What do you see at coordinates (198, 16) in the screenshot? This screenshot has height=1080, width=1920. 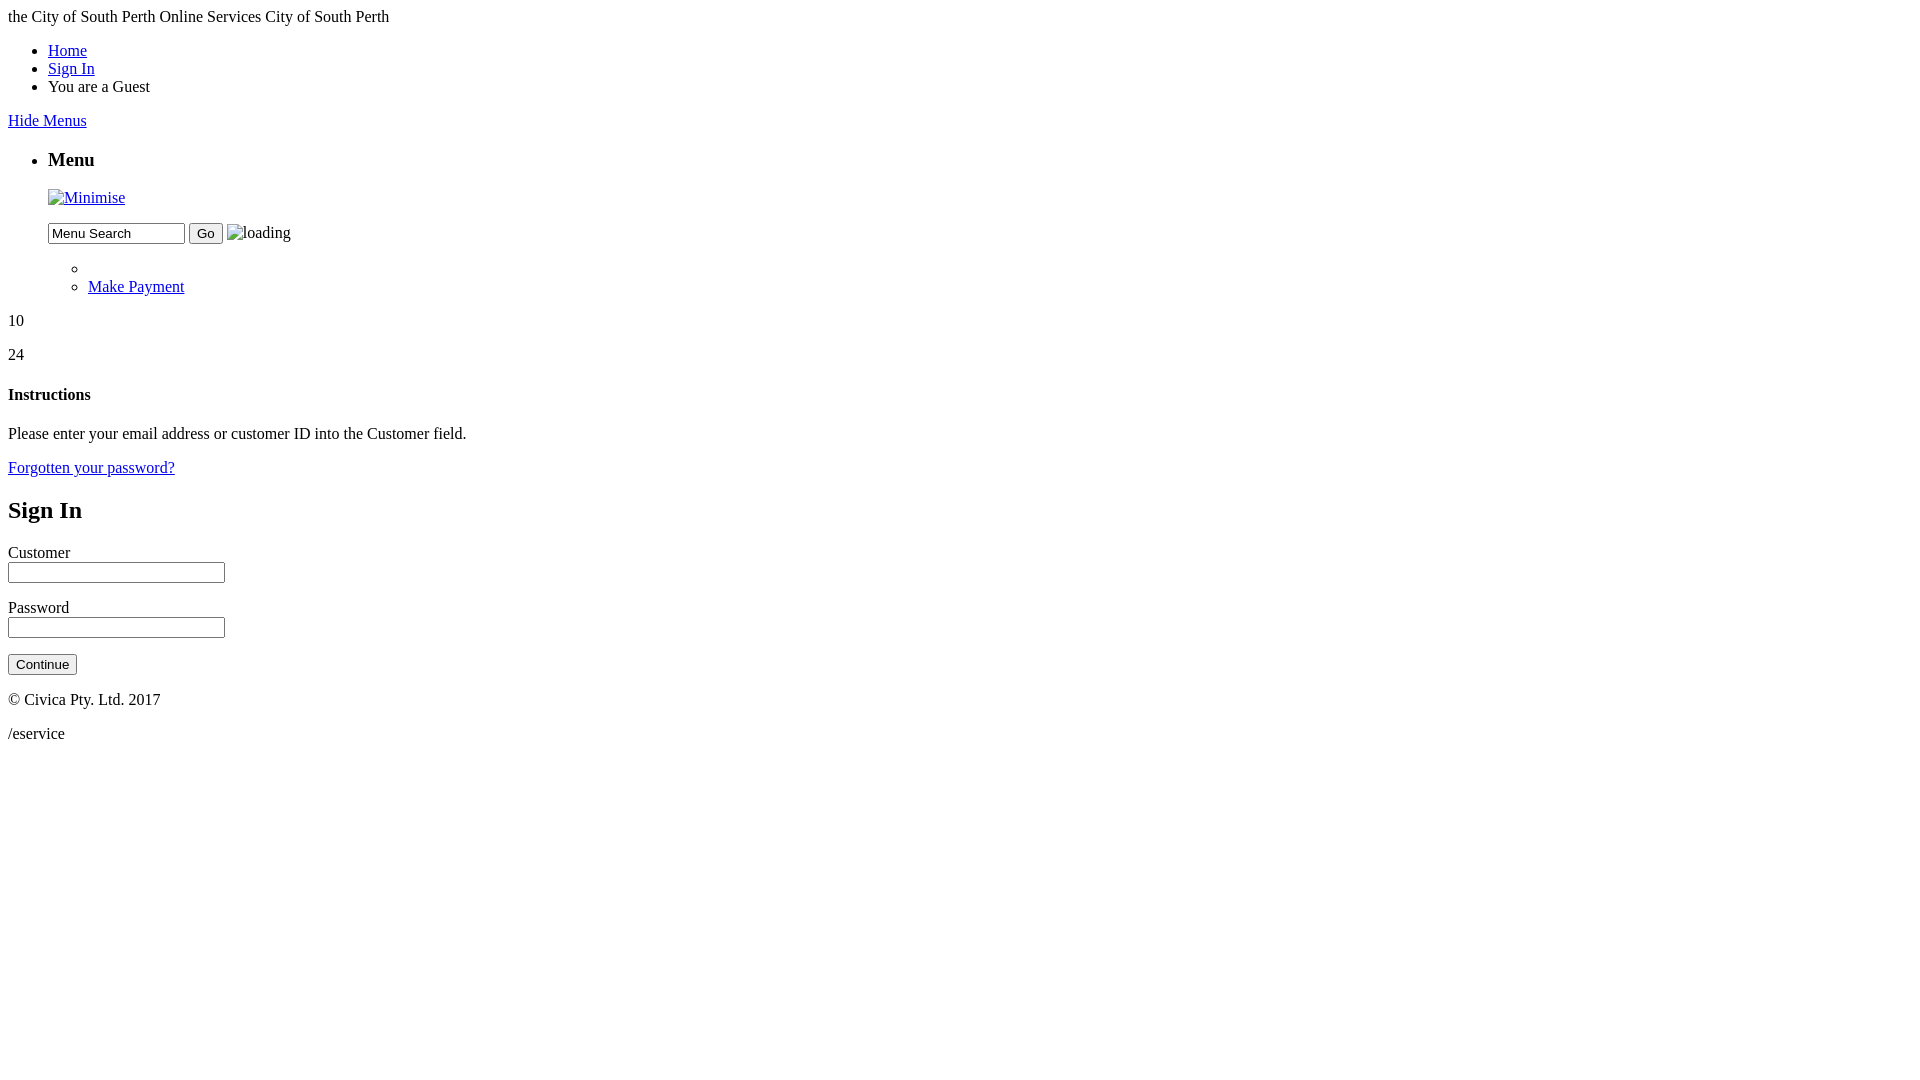 I see `'the City of South Perth Online Services City of South Perth'` at bounding box center [198, 16].